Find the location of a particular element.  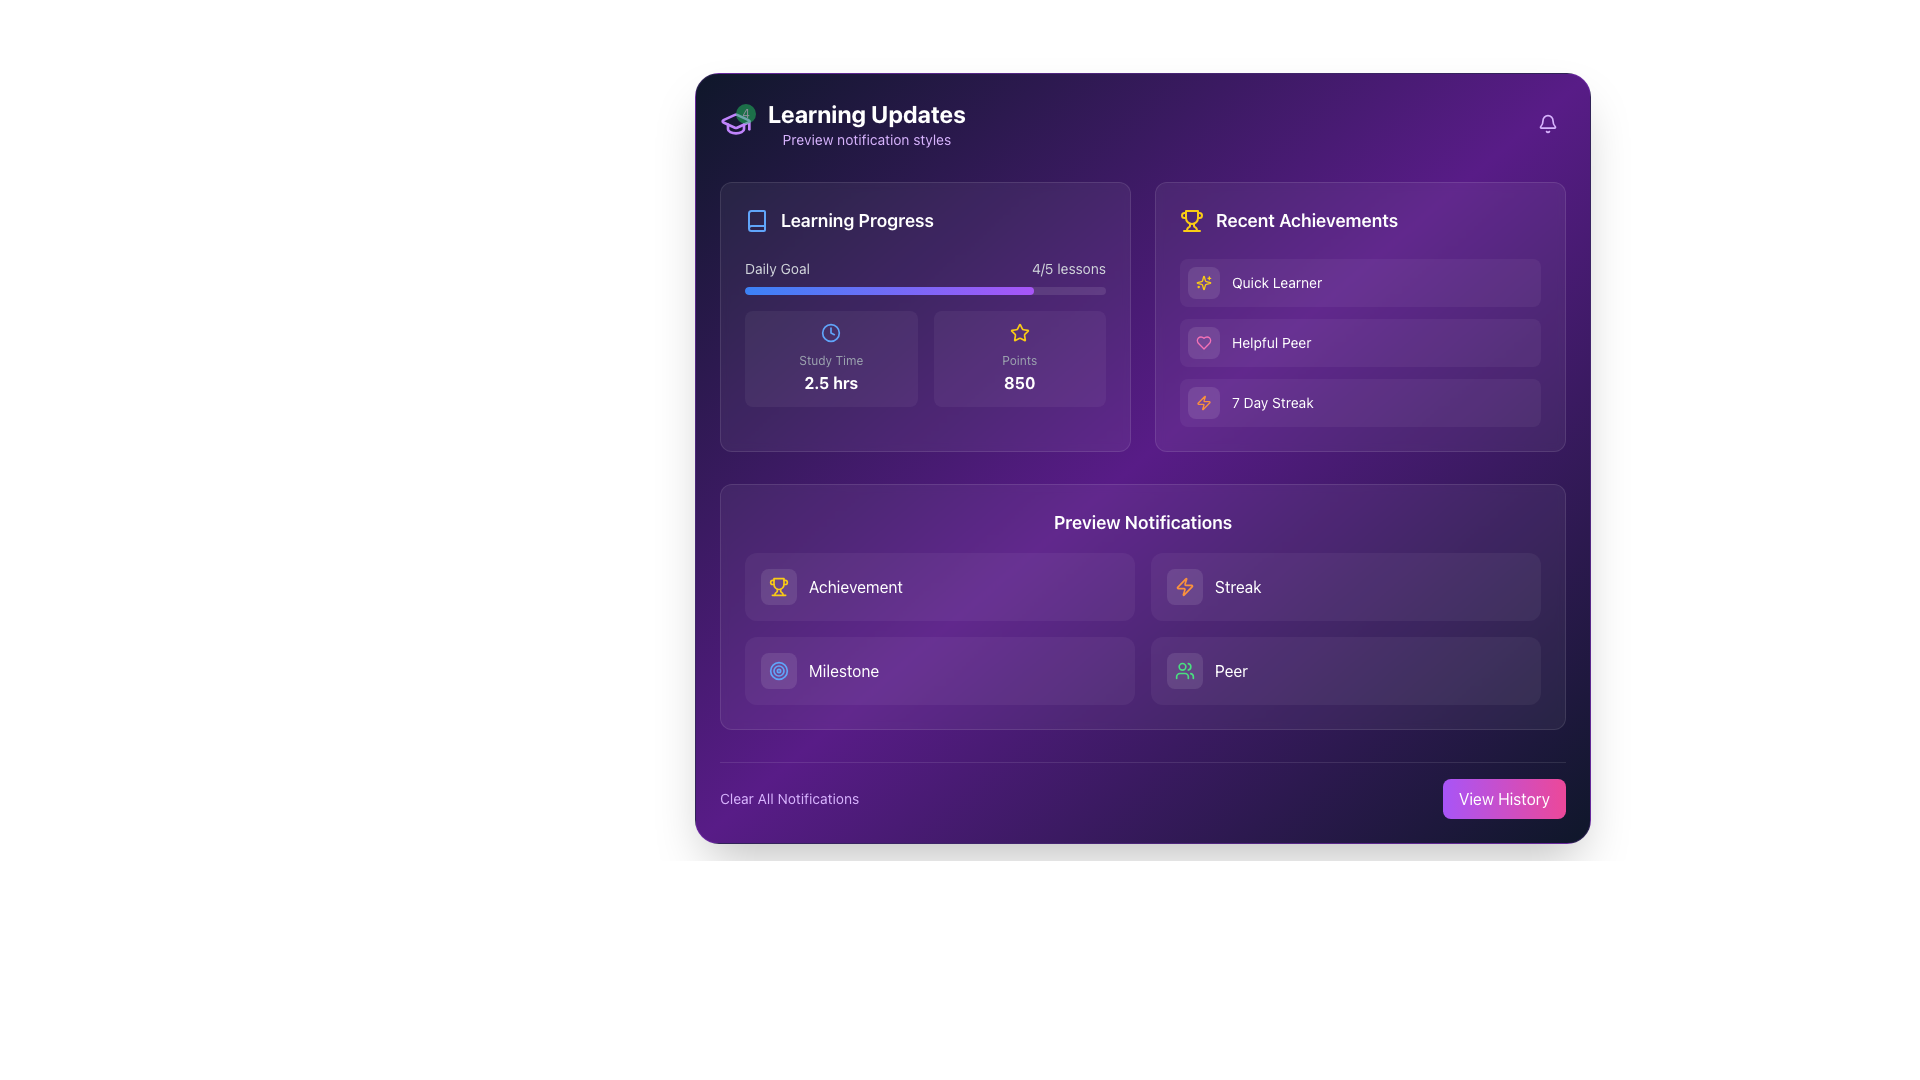

the leftmost informational card displaying study time completed or allocated in the 'Learning Progress' section is located at coordinates (831, 357).